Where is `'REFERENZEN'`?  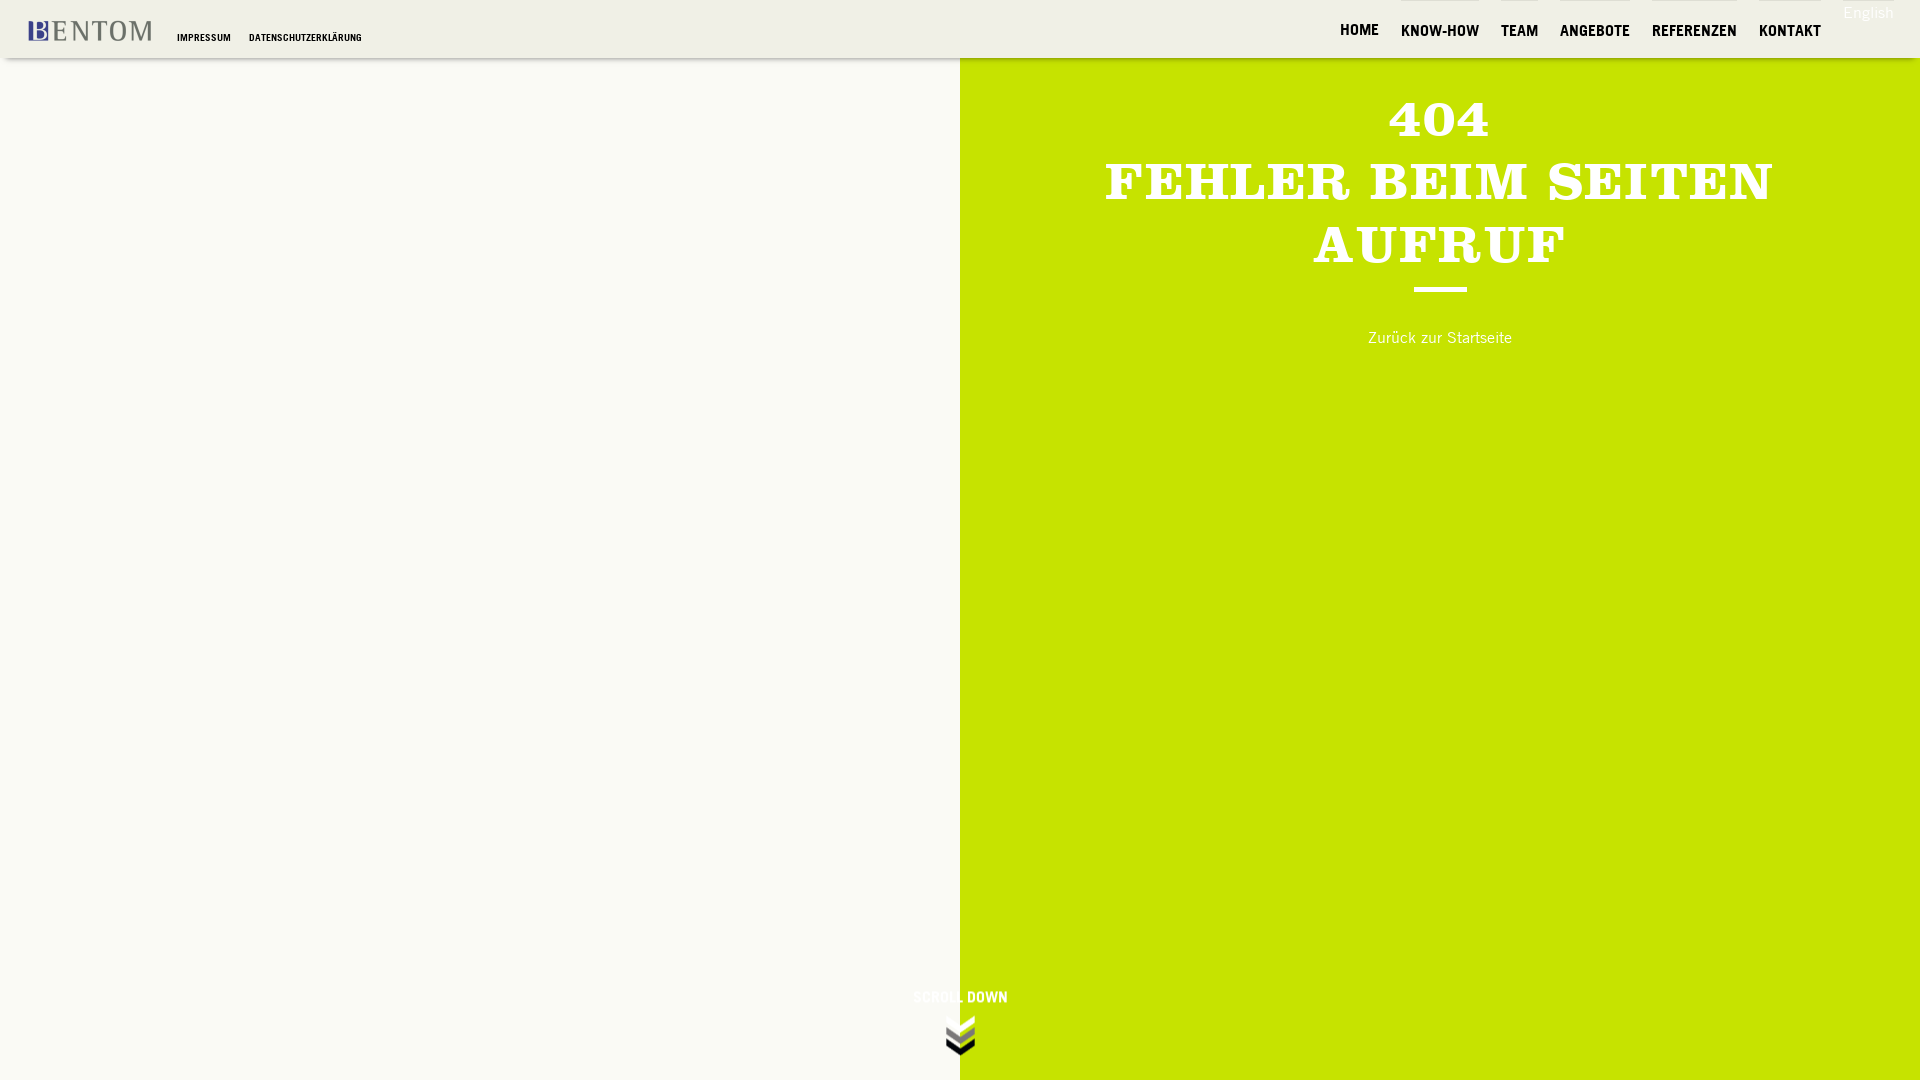
'REFERENZEN' is located at coordinates (1693, 30).